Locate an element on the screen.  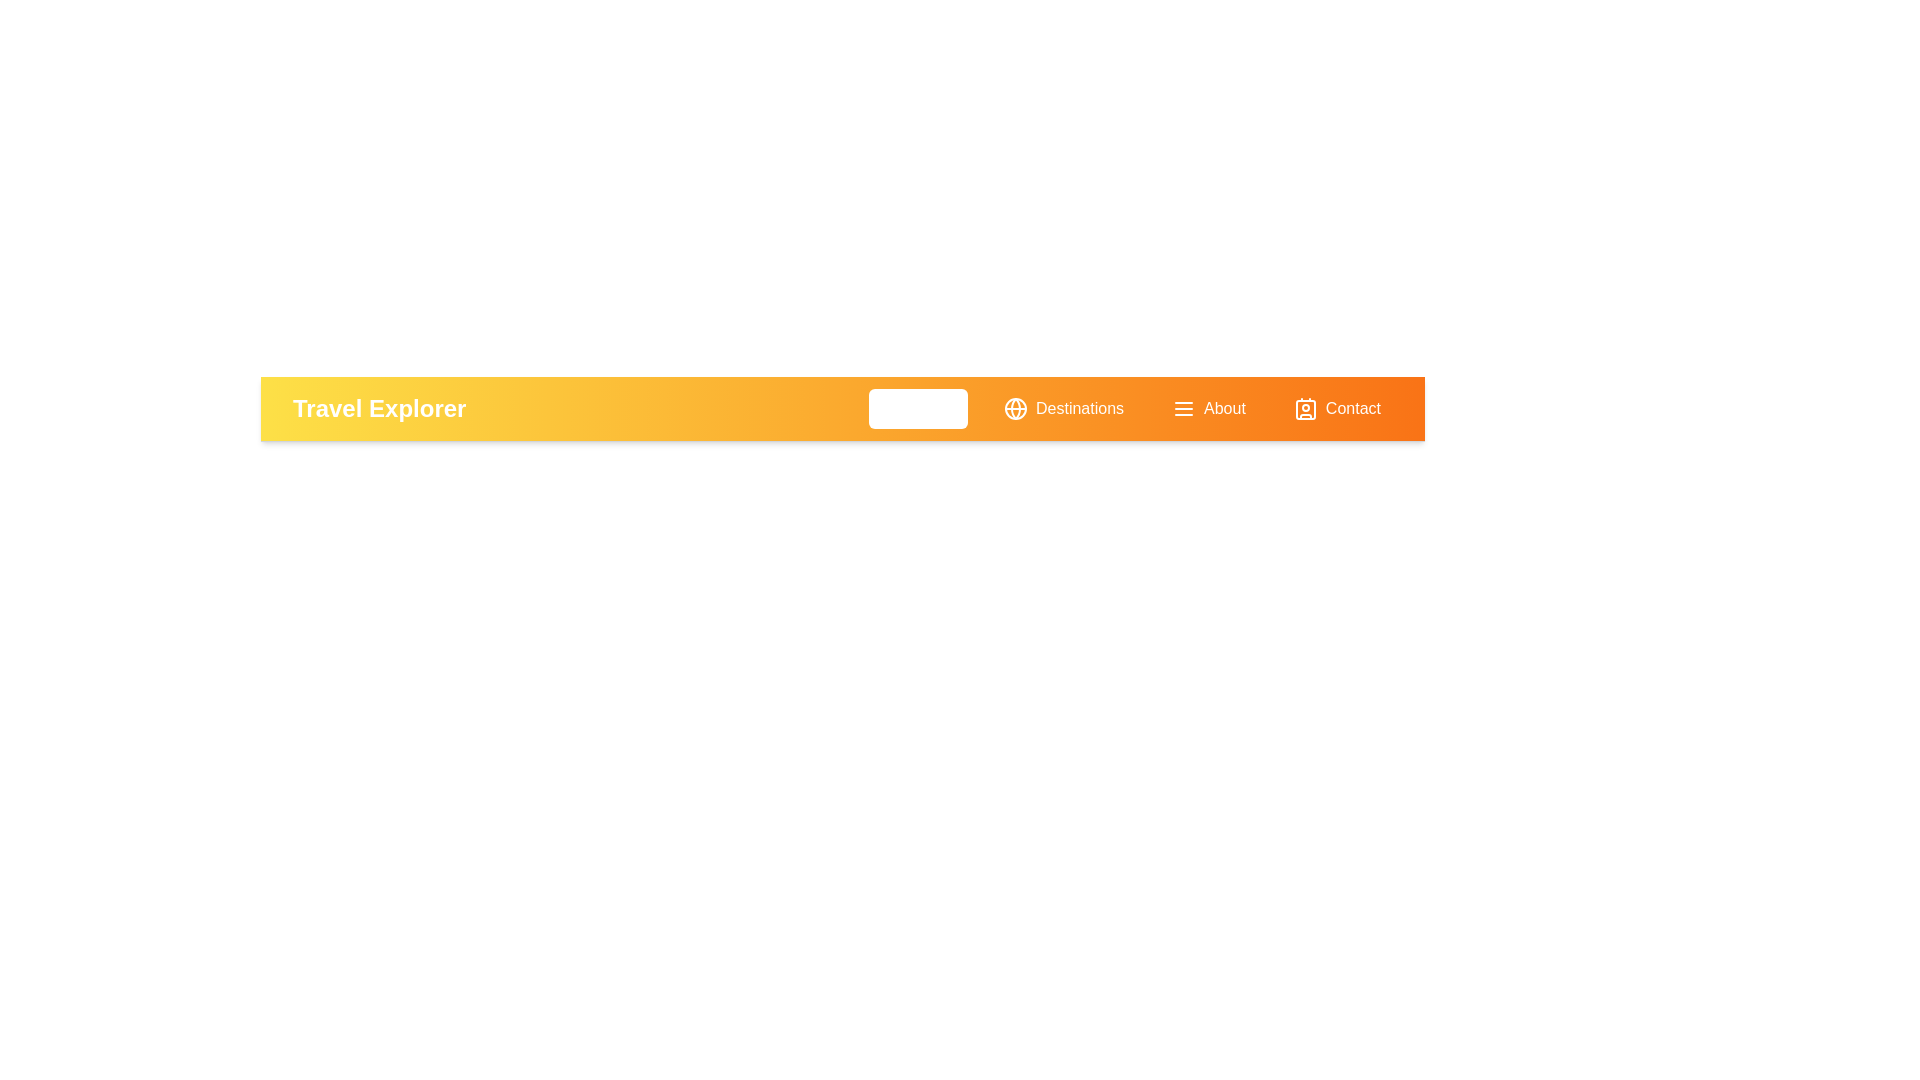
the 'Destinations' button, which is styled with an orange background and features a globe icon and white text label, located in the horizontal navigation bar is located at coordinates (1063, 407).